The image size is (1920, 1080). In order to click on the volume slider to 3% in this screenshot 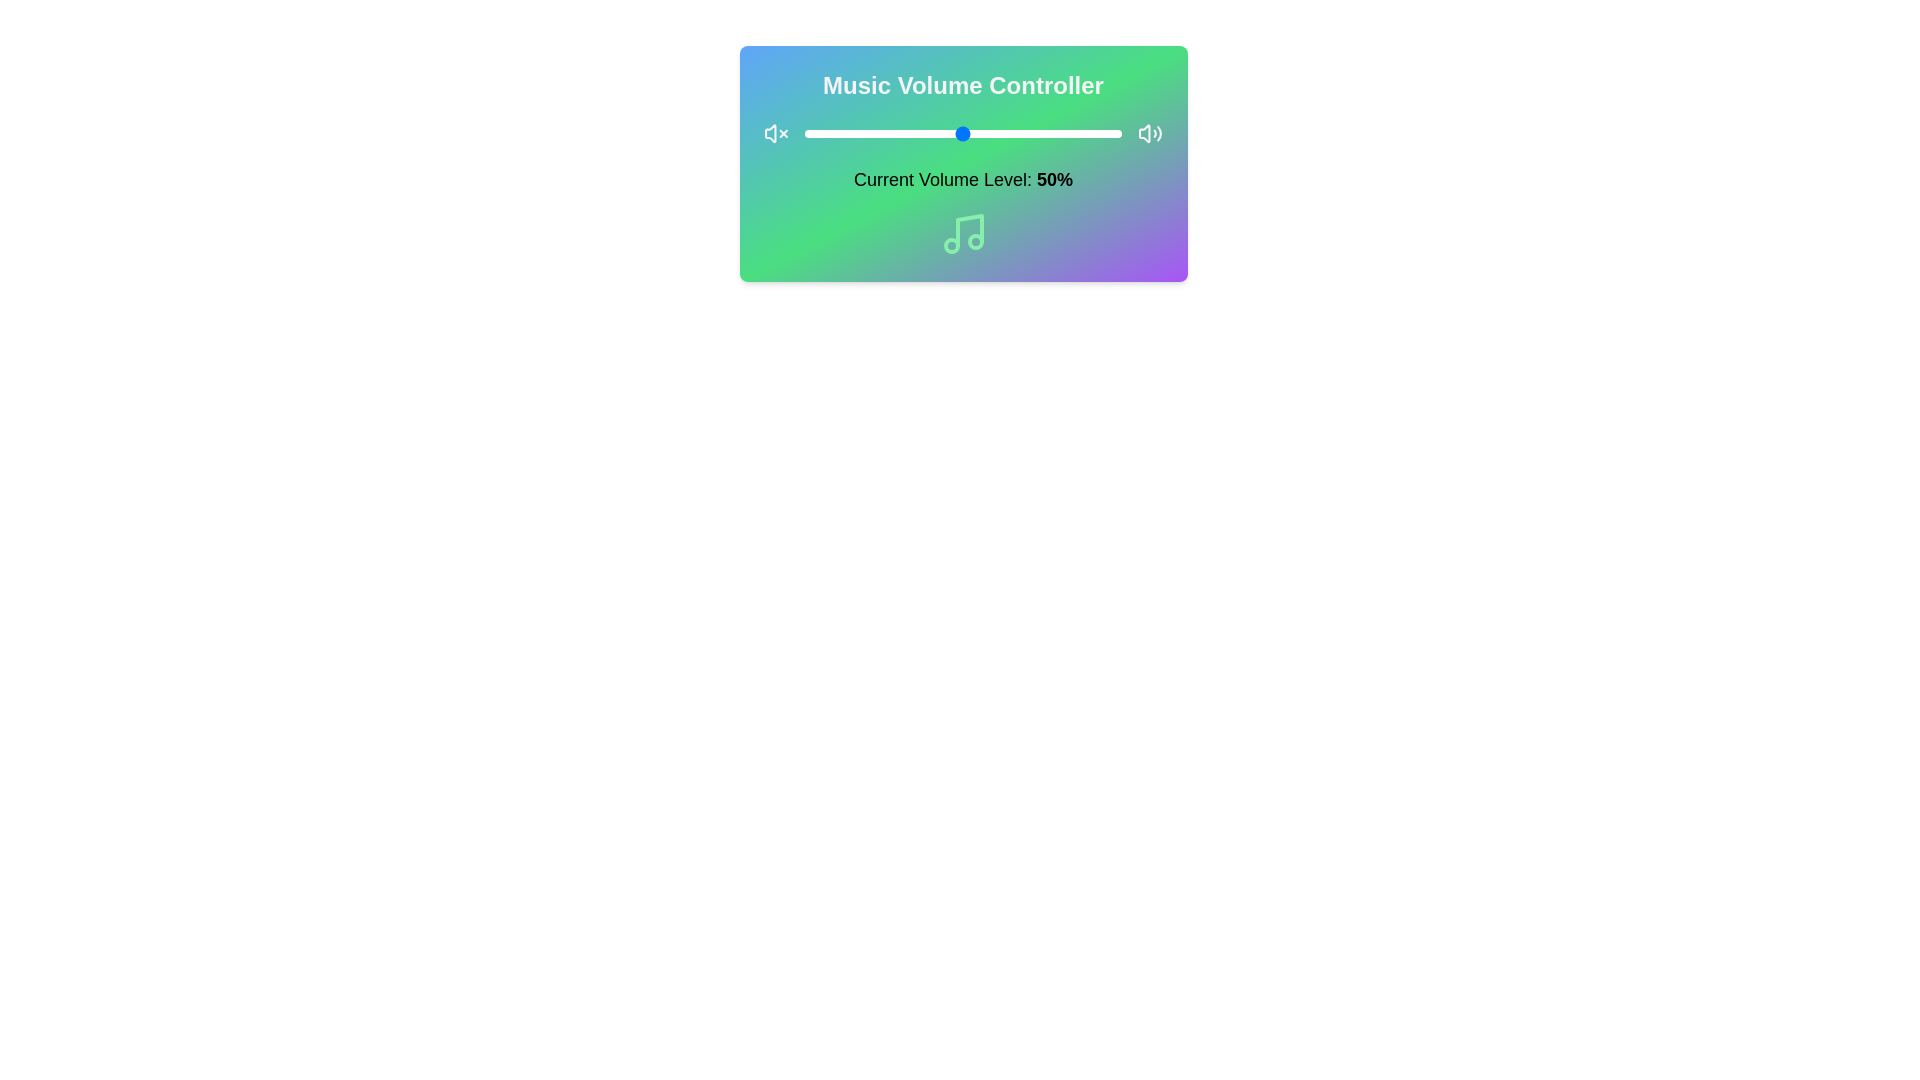, I will do `click(814, 134)`.